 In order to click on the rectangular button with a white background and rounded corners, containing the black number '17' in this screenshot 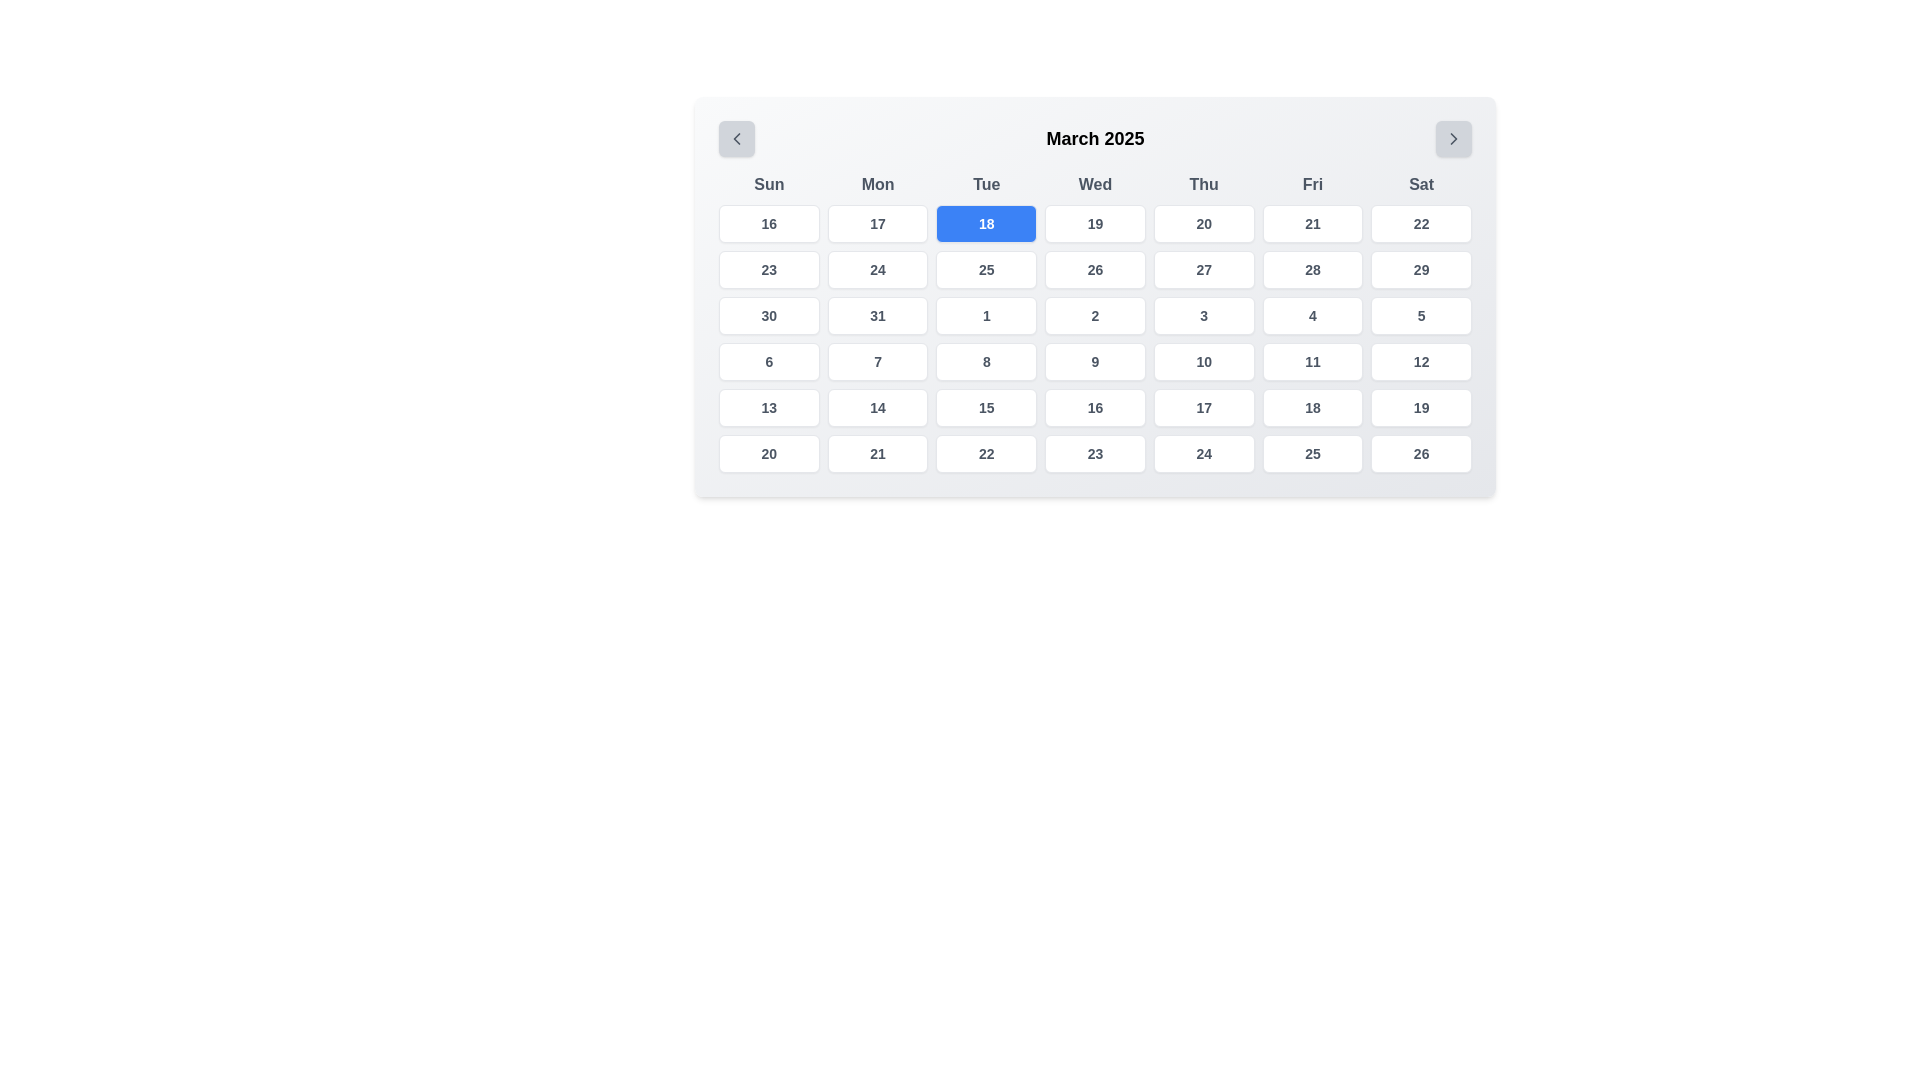, I will do `click(878, 223)`.